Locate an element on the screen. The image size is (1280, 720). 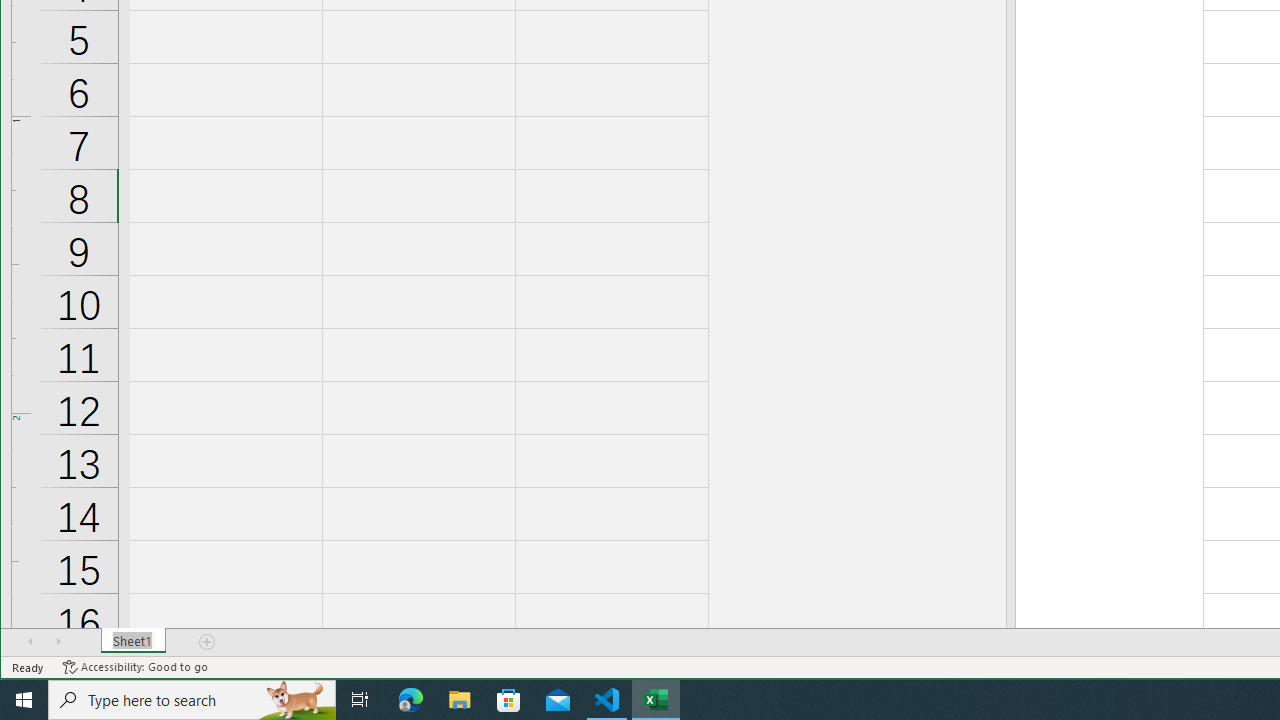
'Scroll Right' is located at coordinates (58, 641).